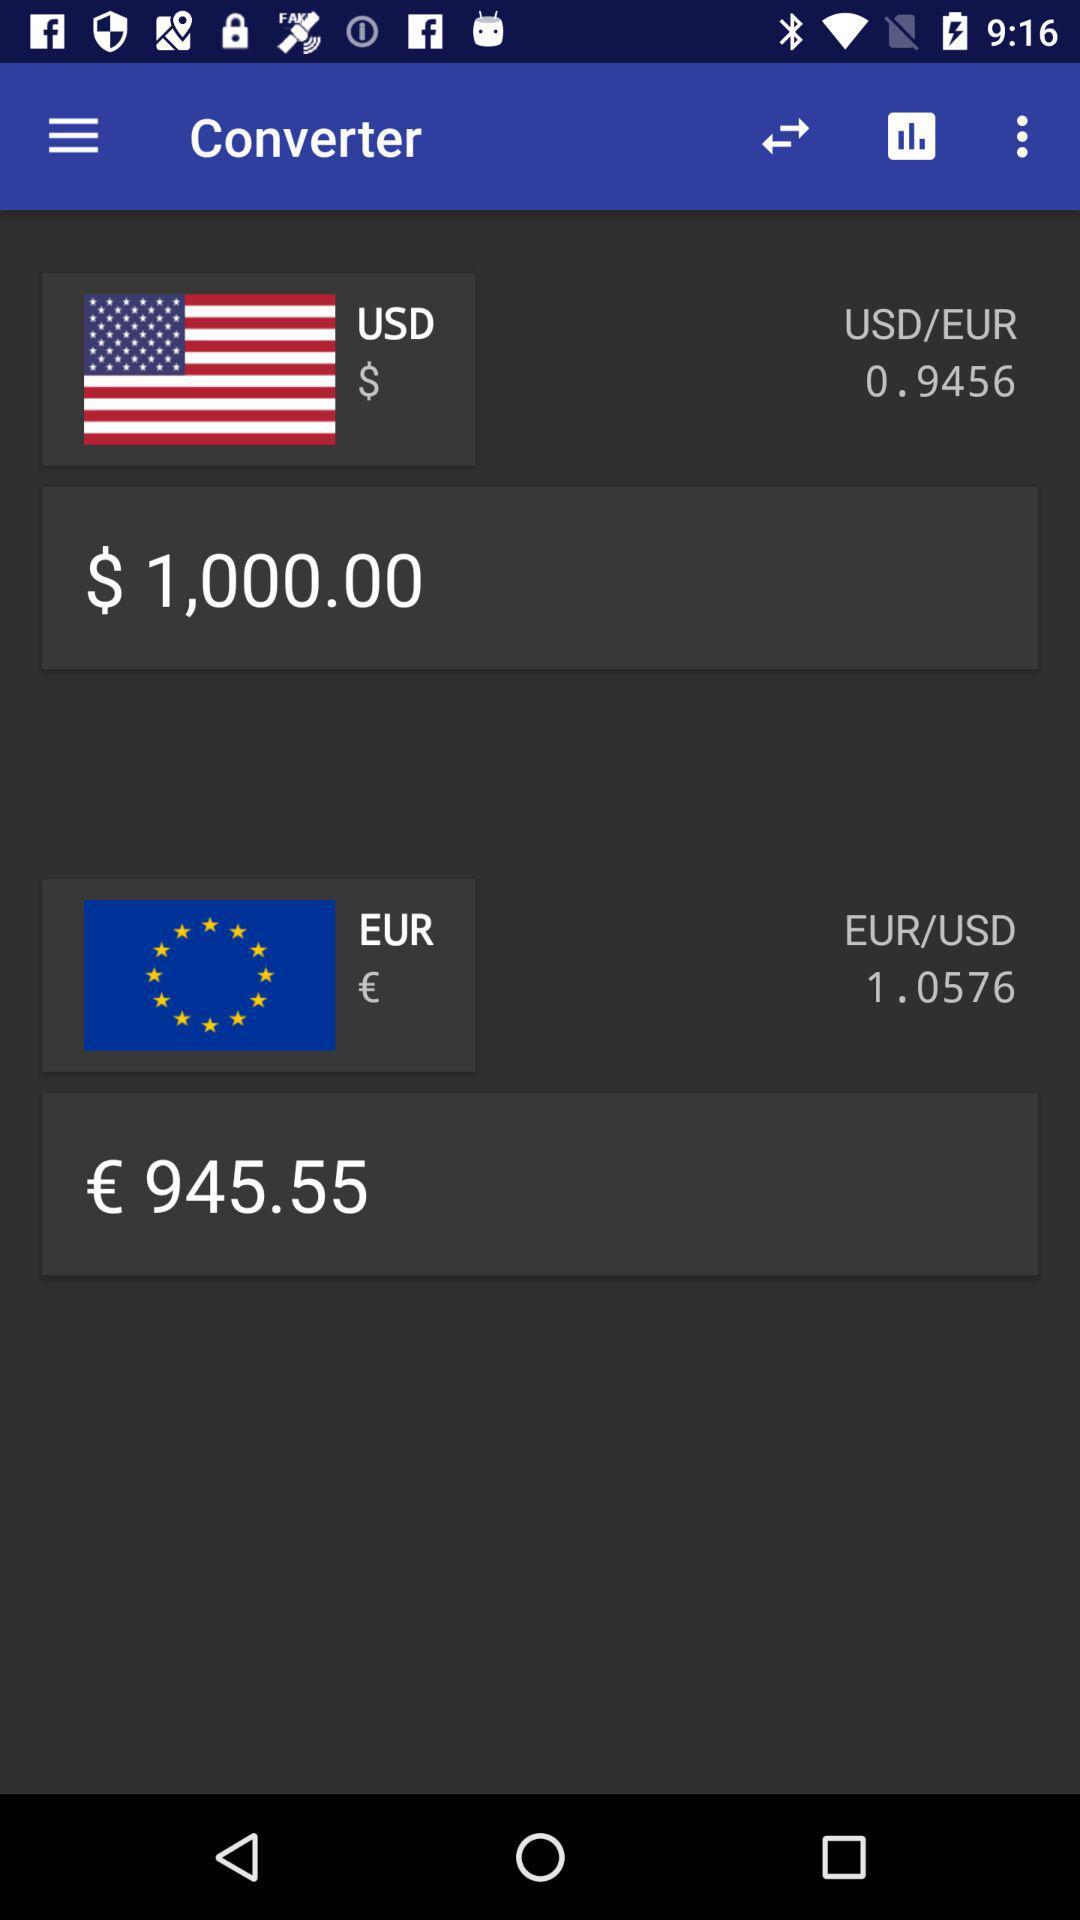 The image size is (1080, 1920). What do you see at coordinates (72, 135) in the screenshot?
I see `item to the left of converter icon` at bounding box center [72, 135].